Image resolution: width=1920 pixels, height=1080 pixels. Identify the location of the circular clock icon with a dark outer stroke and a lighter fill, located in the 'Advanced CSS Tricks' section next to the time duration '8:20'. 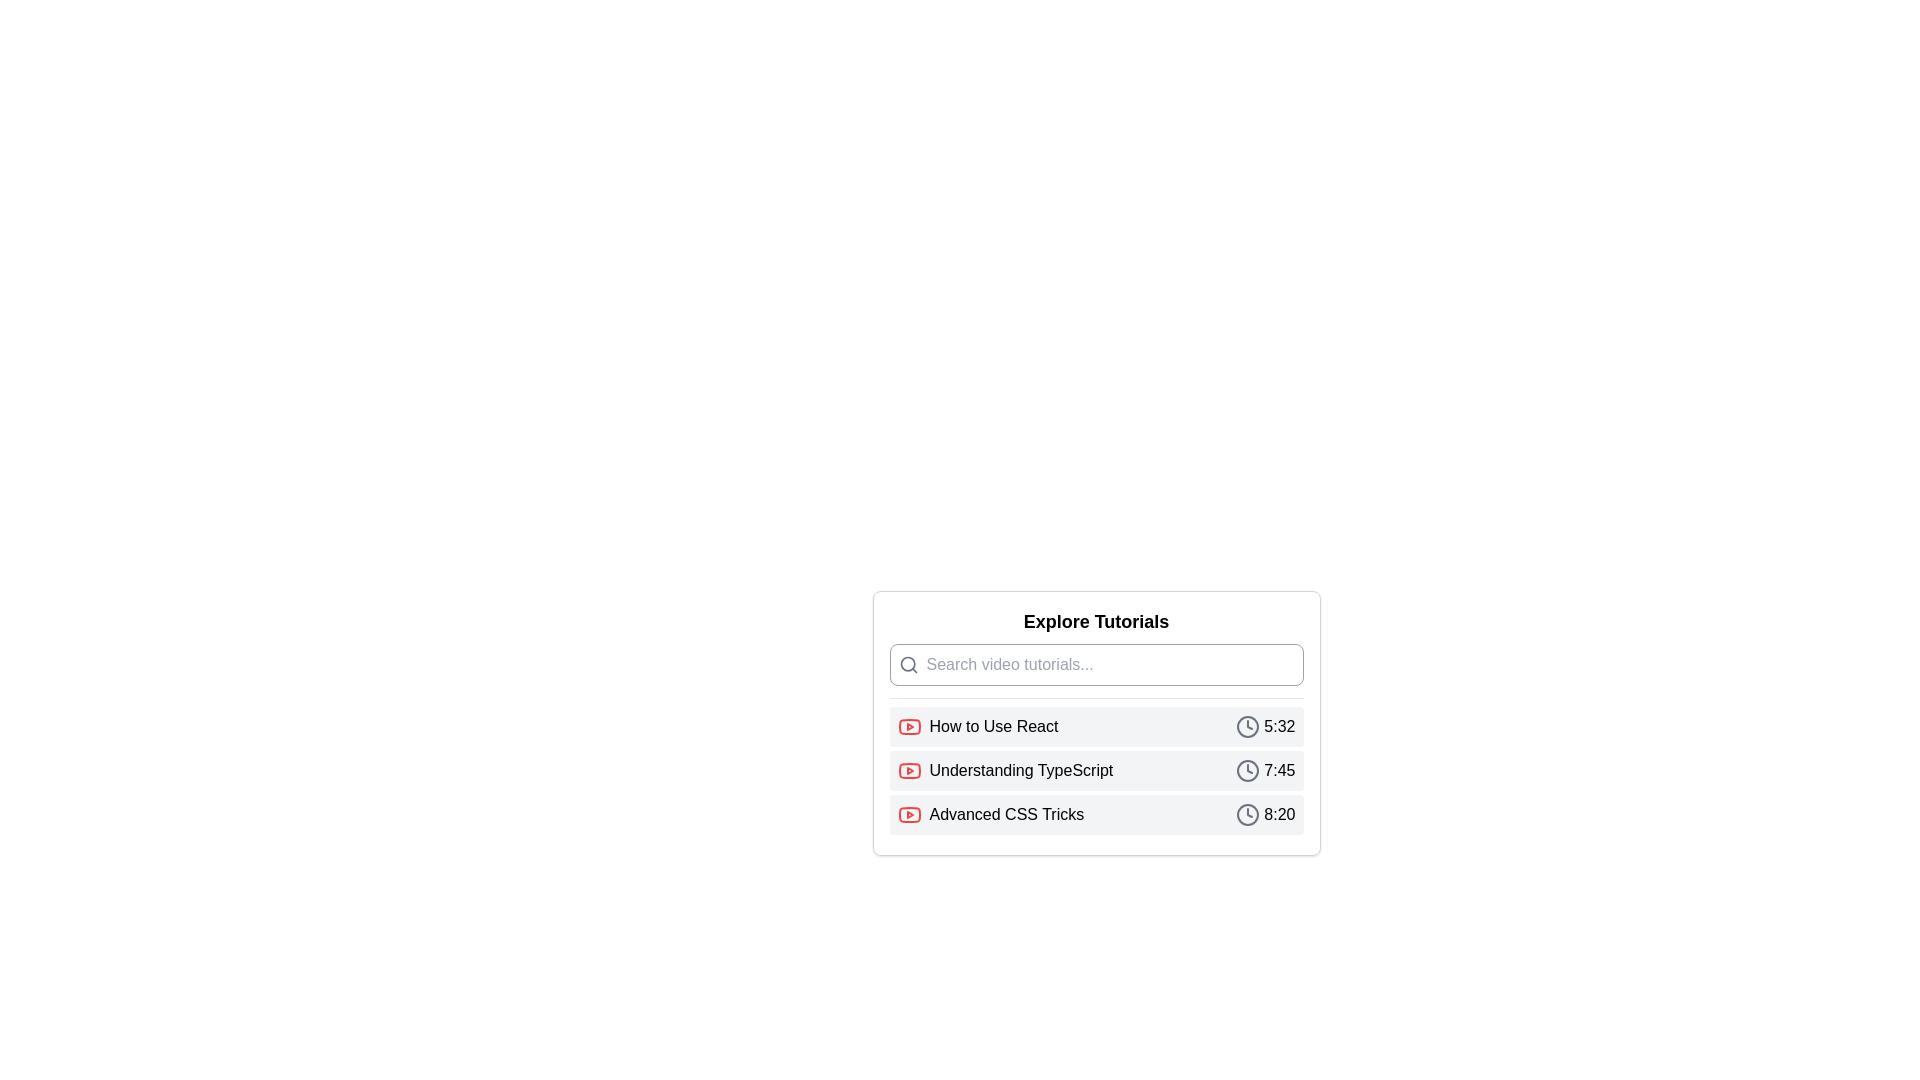
(1247, 814).